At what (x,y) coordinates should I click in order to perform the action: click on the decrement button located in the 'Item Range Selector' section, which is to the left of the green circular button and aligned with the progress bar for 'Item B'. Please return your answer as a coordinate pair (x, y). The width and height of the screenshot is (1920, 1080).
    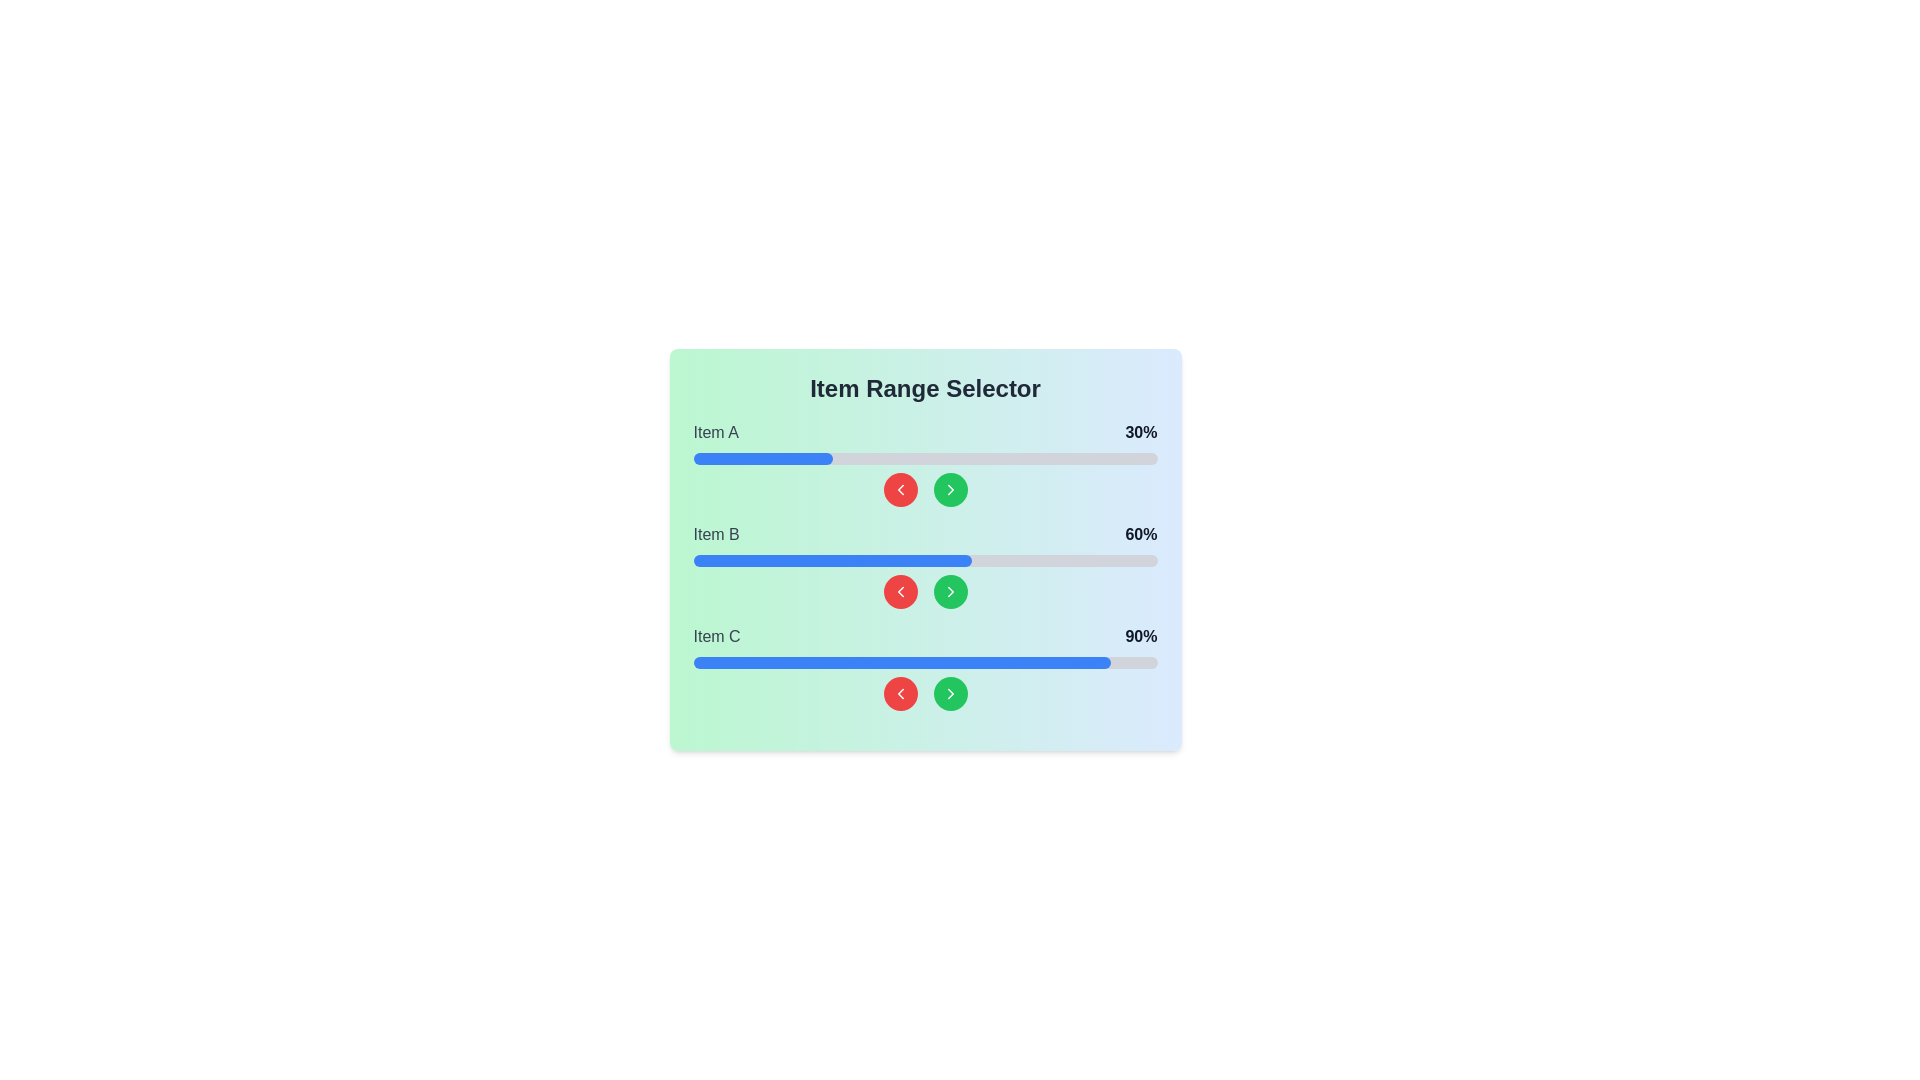
    Looking at the image, I should click on (899, 590).